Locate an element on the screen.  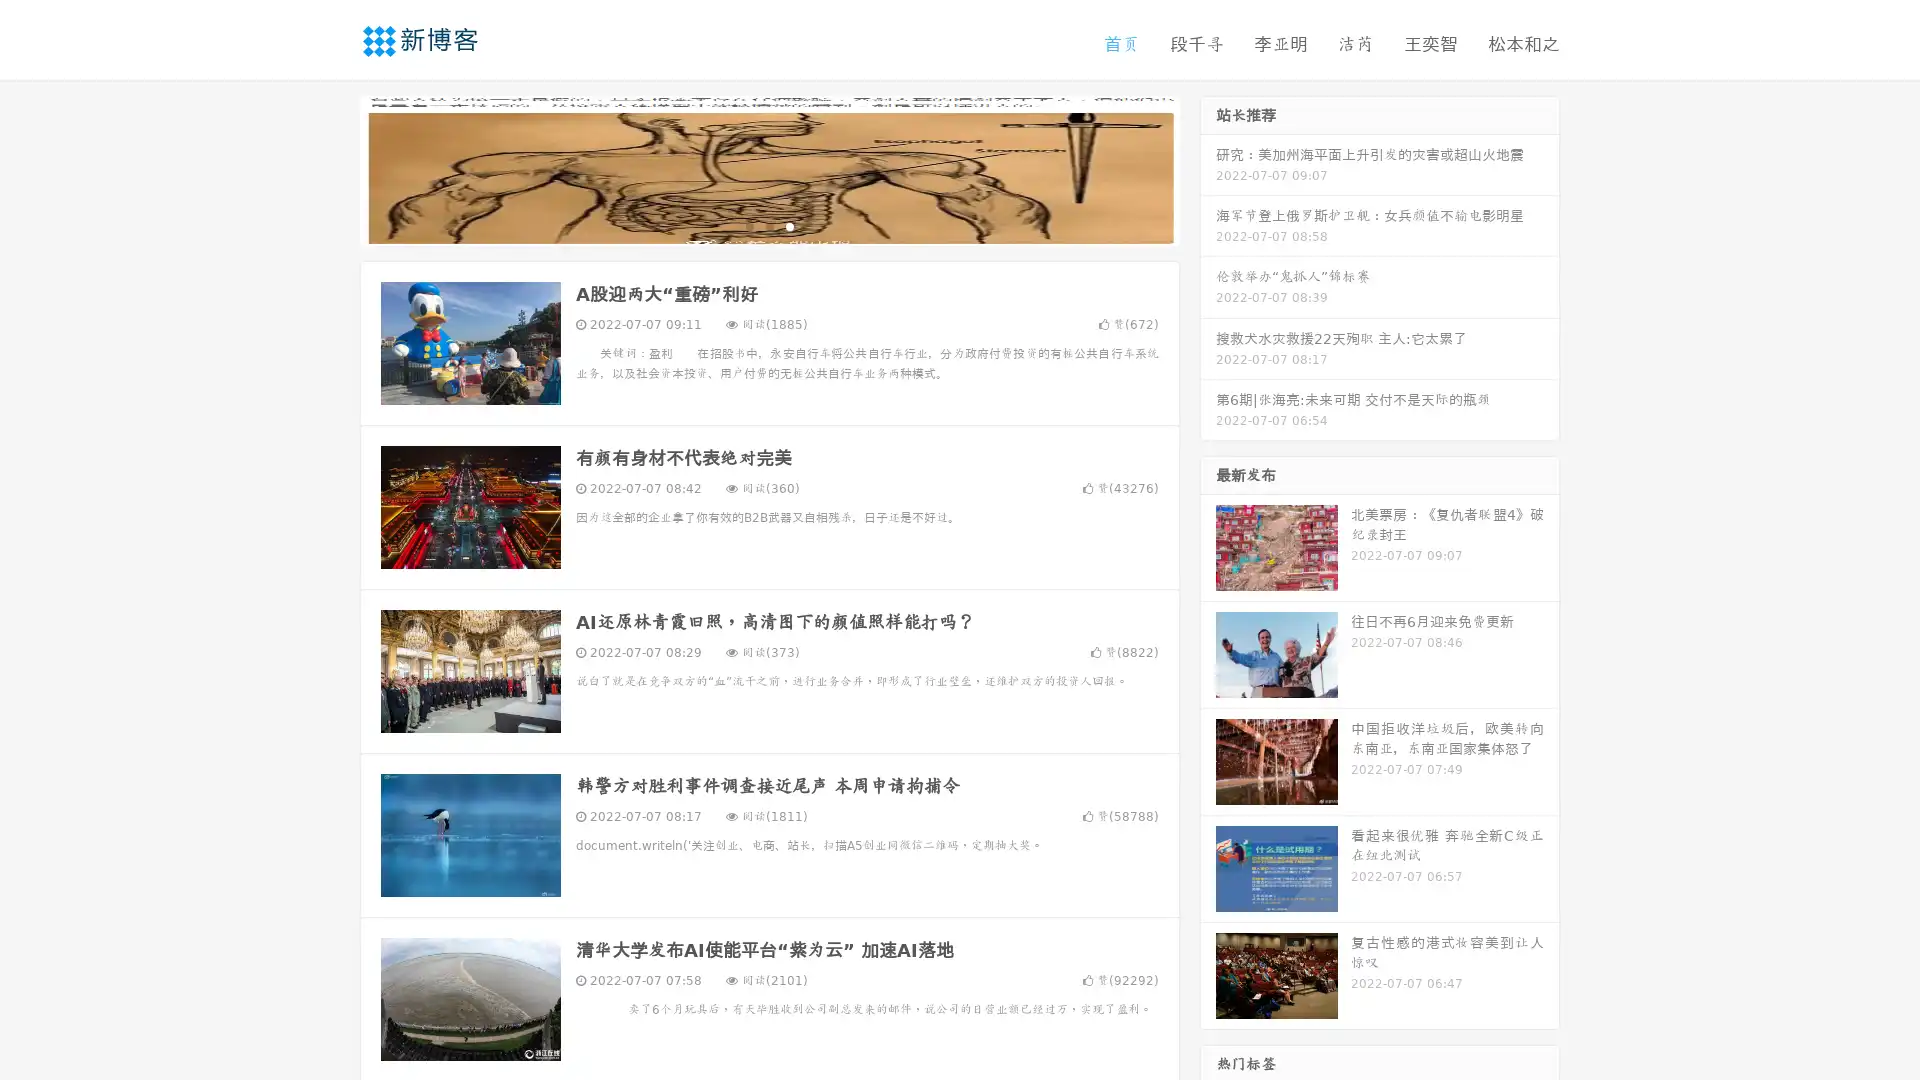
Next slide is located at coordinates (1208, 168).